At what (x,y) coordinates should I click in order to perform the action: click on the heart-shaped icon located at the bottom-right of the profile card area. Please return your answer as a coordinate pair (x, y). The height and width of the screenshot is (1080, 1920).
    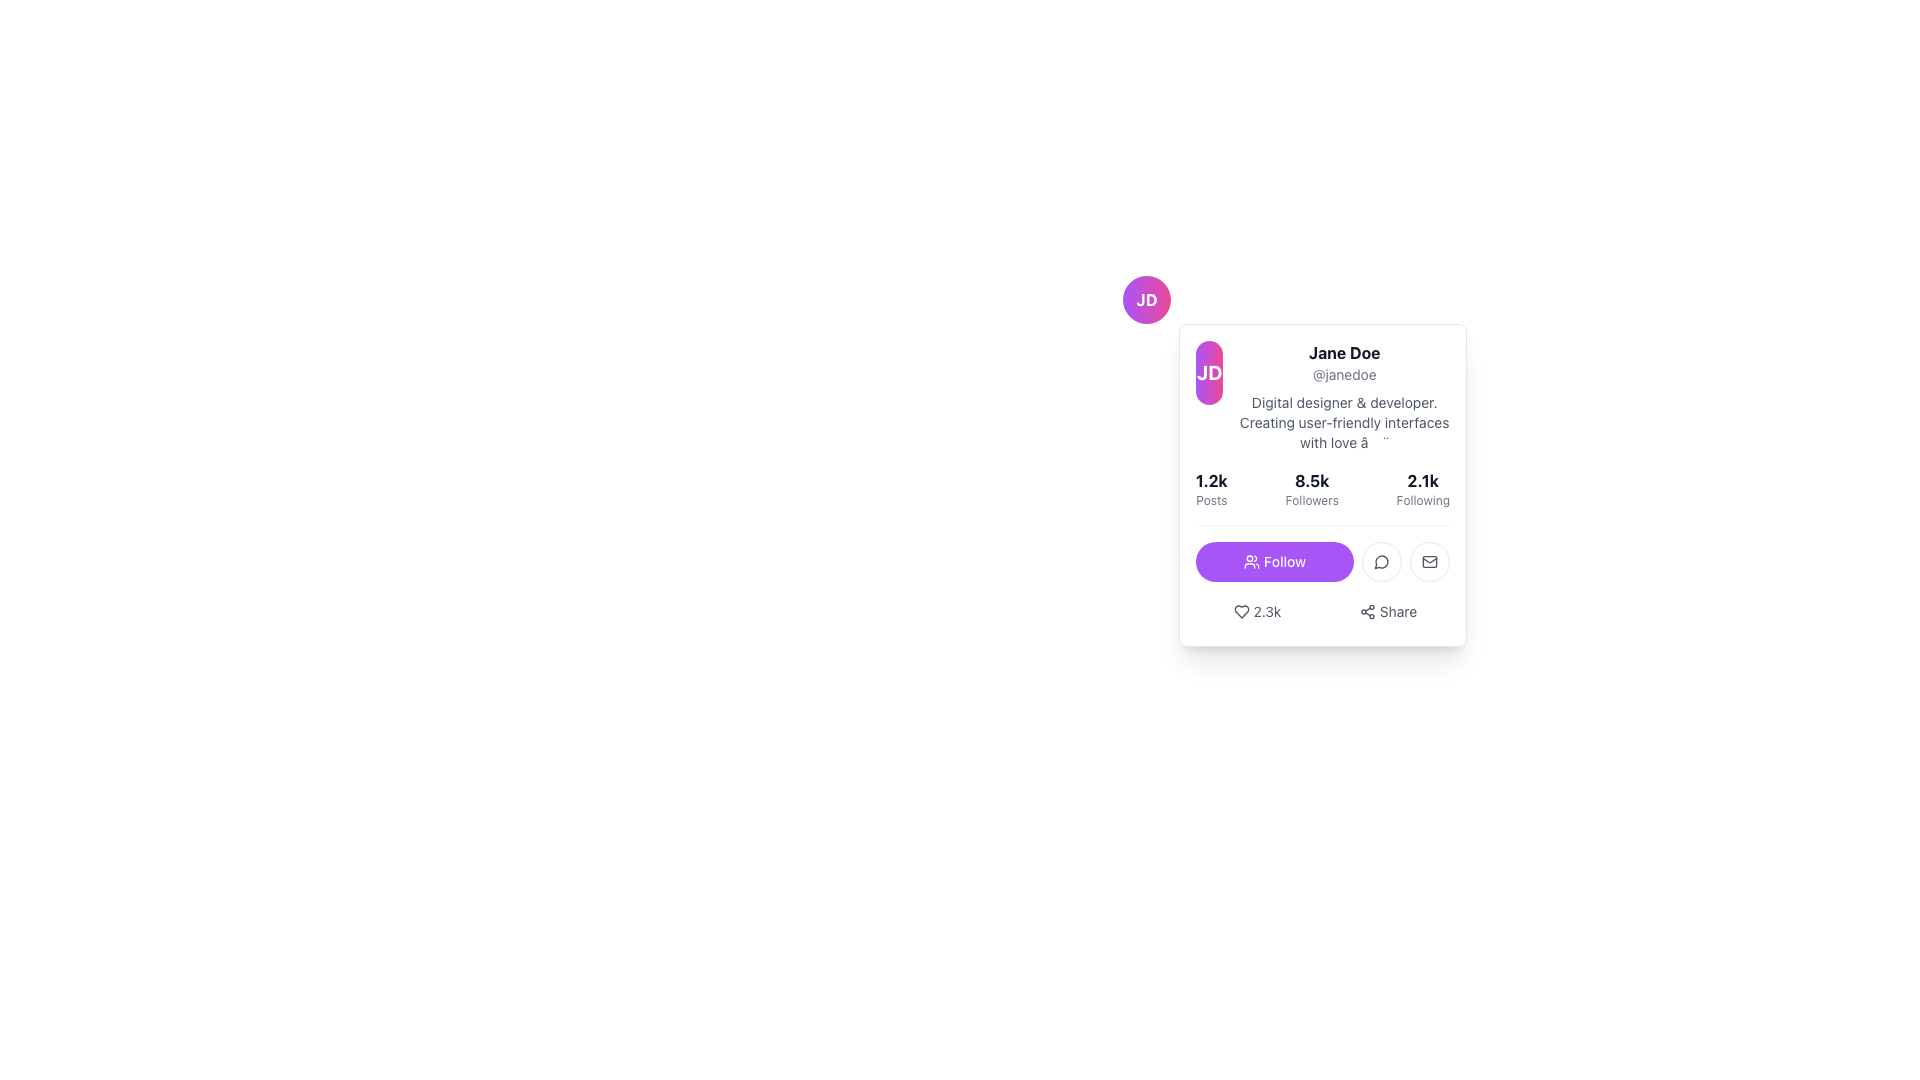
    Looking at the image, I should click on (1240, 611).